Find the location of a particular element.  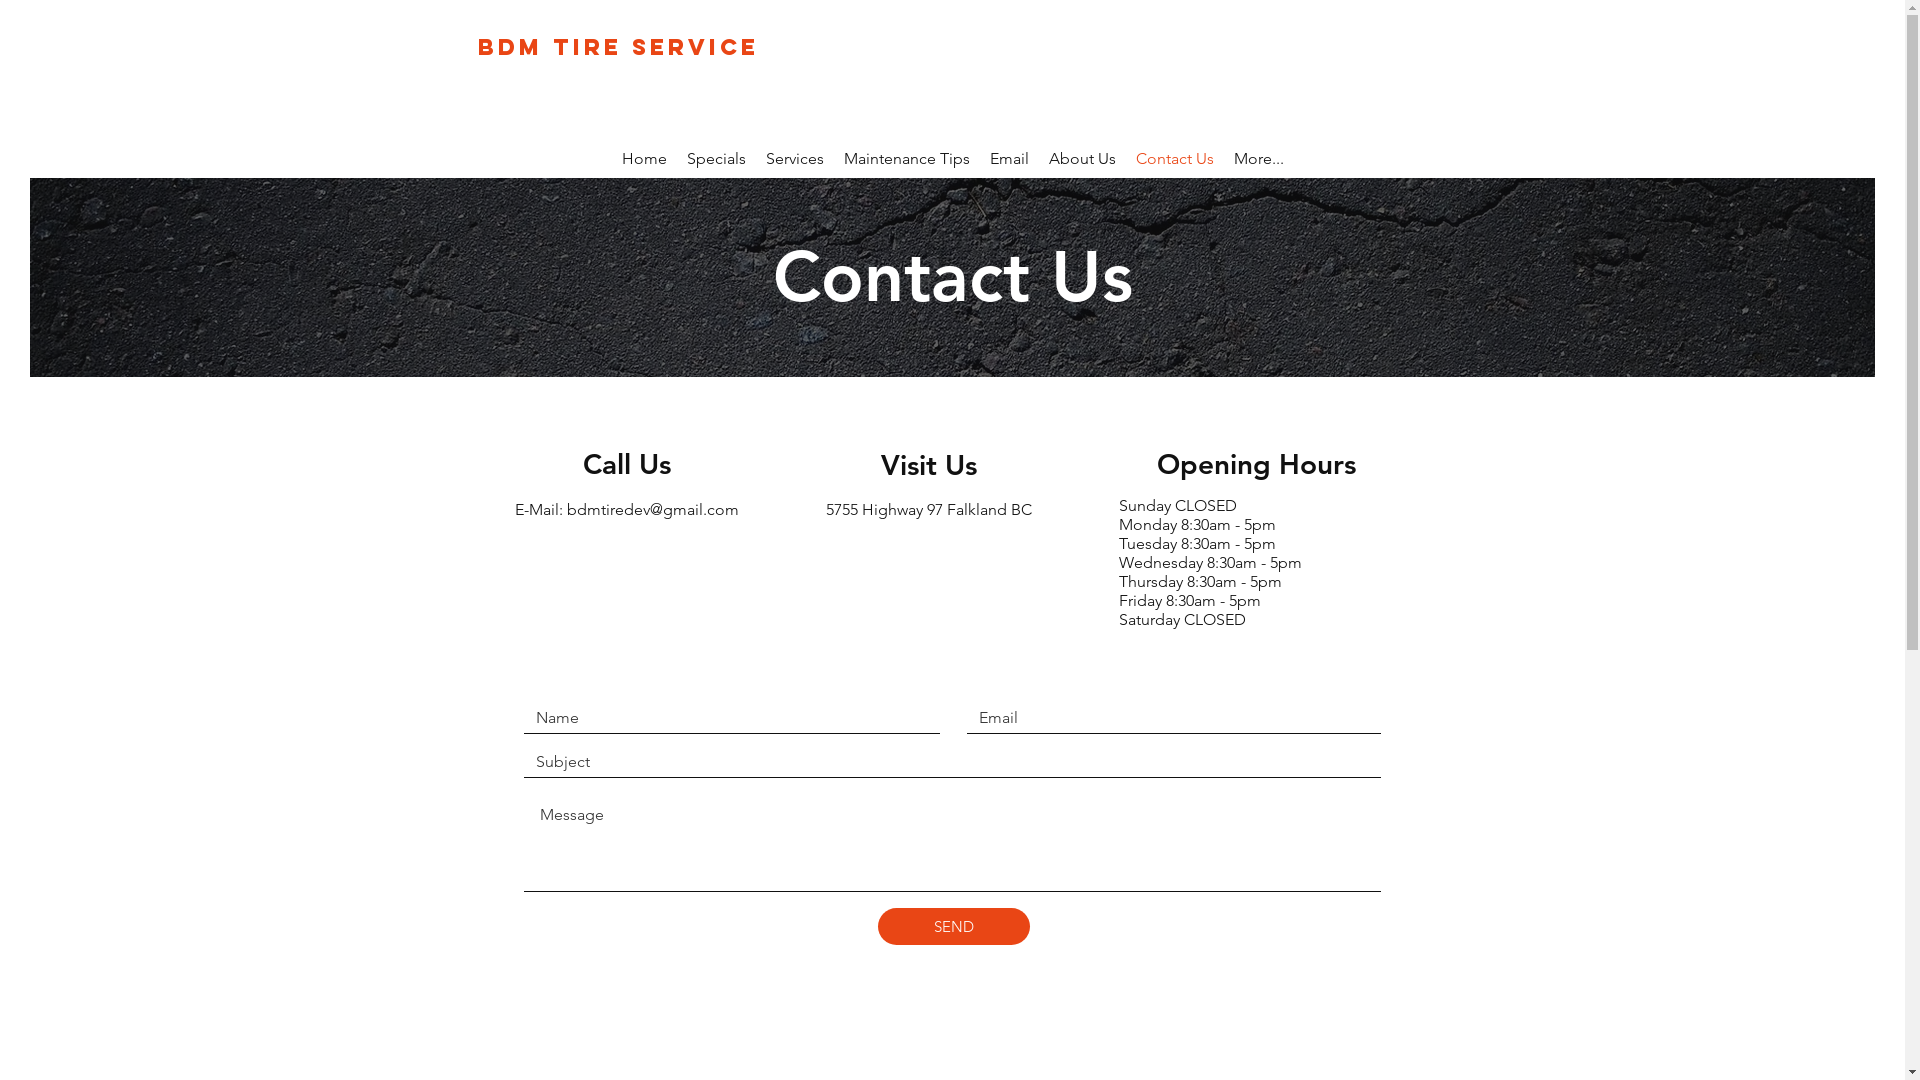

'Contact Us' is located at coordinates (1126, 161).